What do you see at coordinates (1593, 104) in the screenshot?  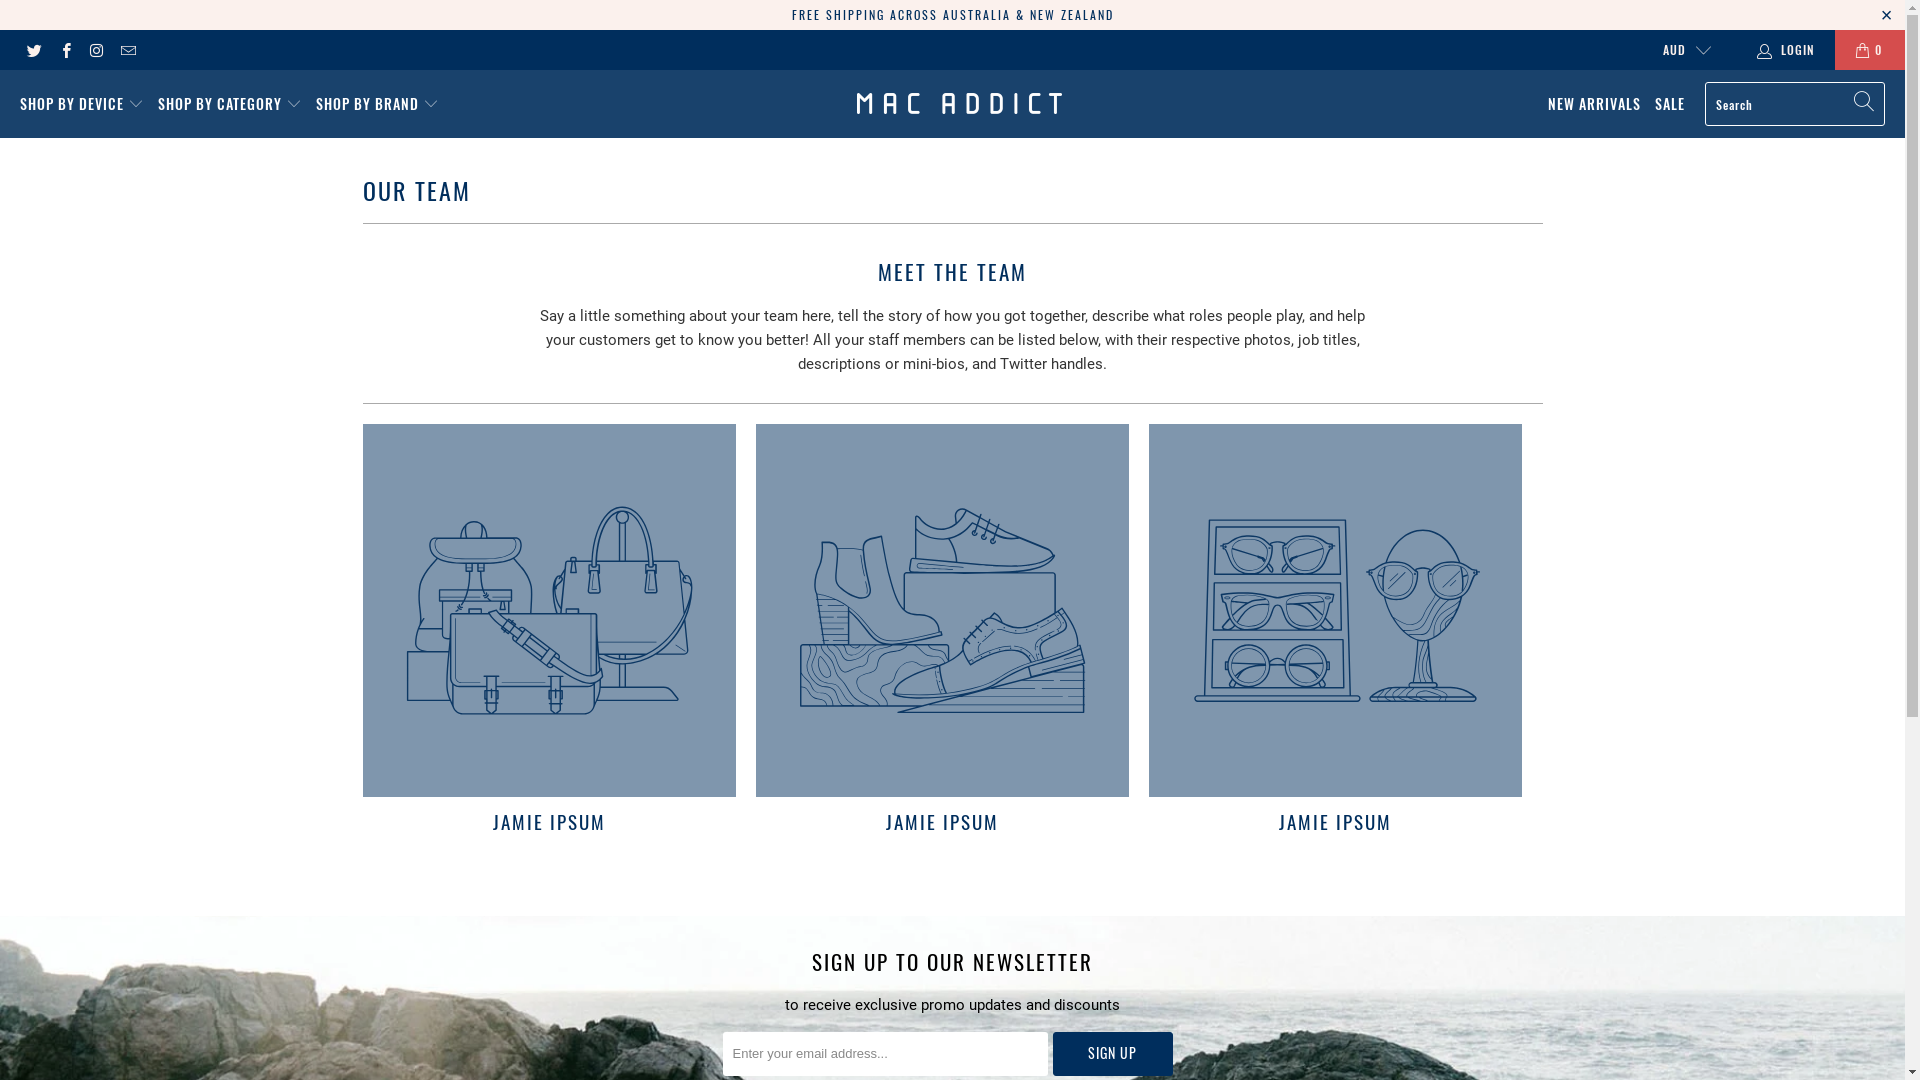 I see `'NEW ARRIVALS'` at bounding box center [1593, 104].